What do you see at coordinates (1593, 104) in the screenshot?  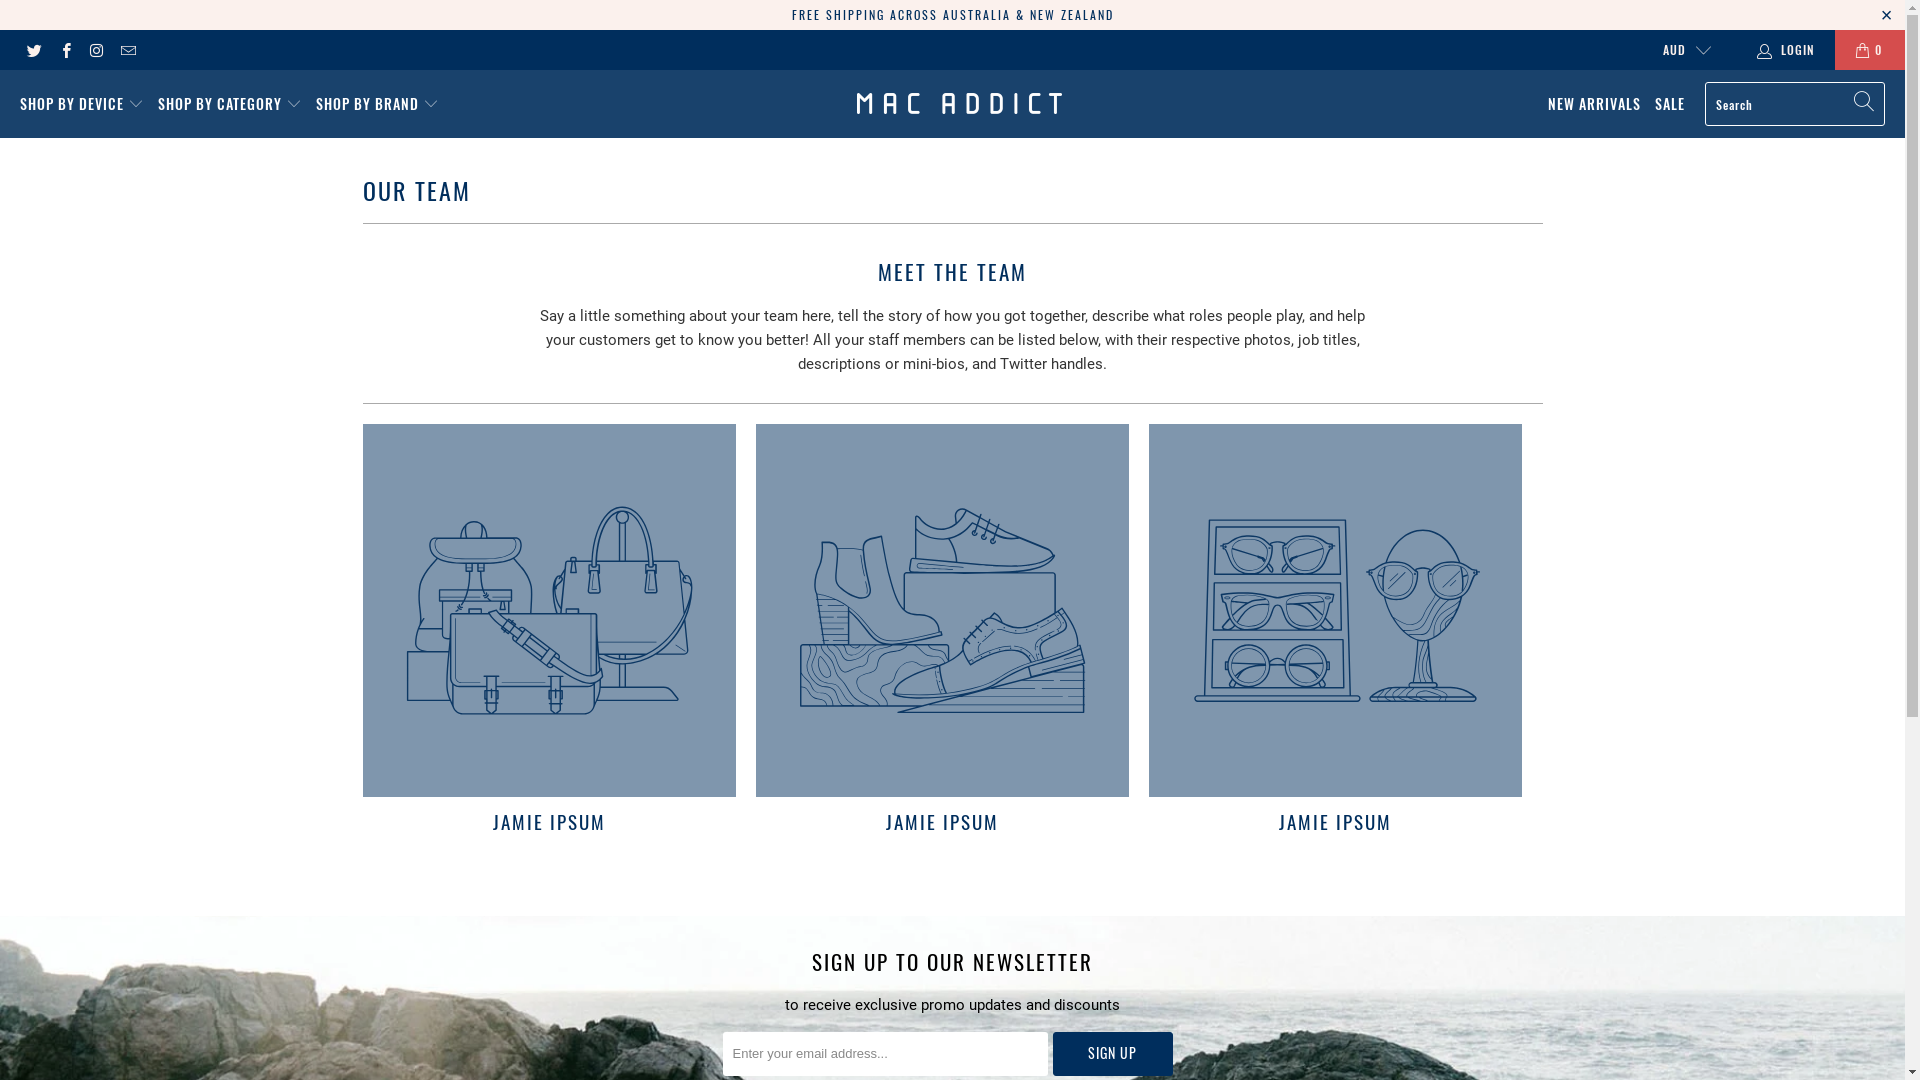 I see `'NEW ARRIVALS'` at bounding box center [1593, 104].